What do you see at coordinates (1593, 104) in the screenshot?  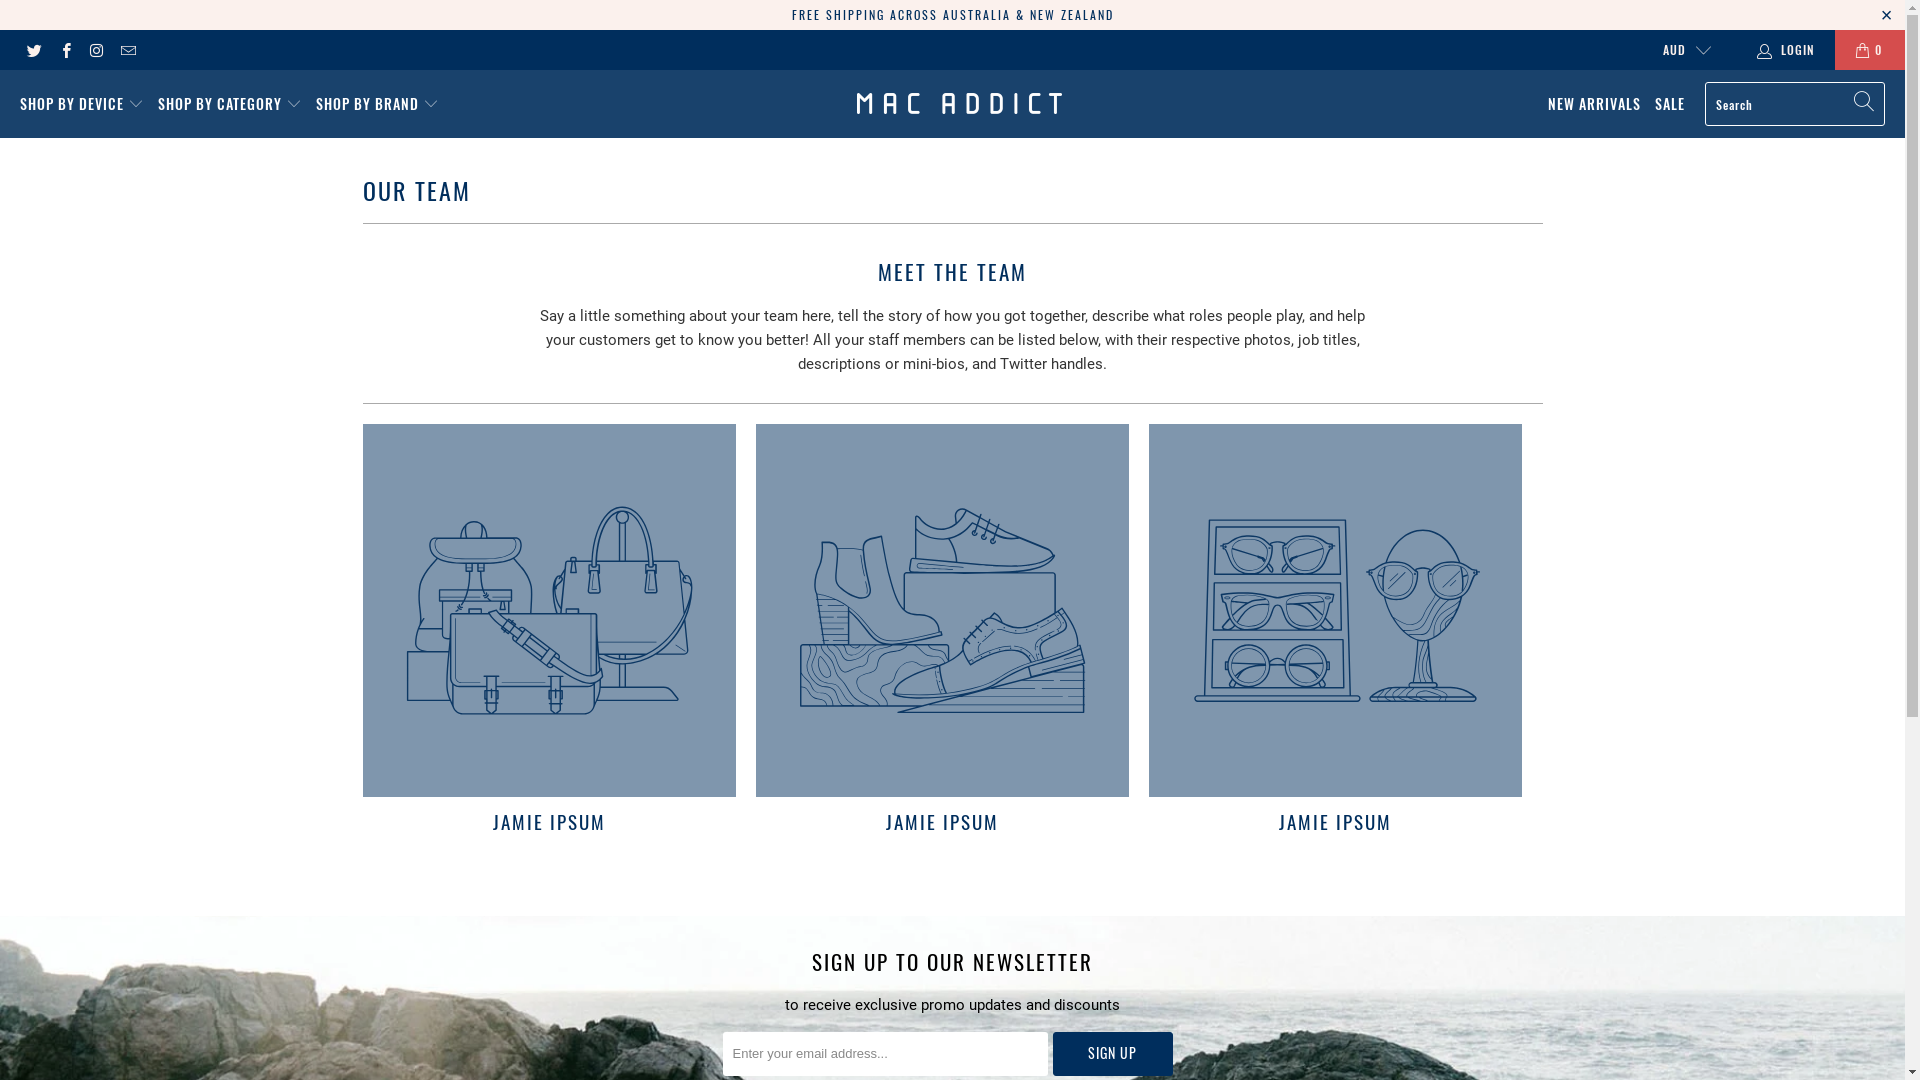 I see `'NEW ARRIVALS'` at bounding box center [1593, 104].